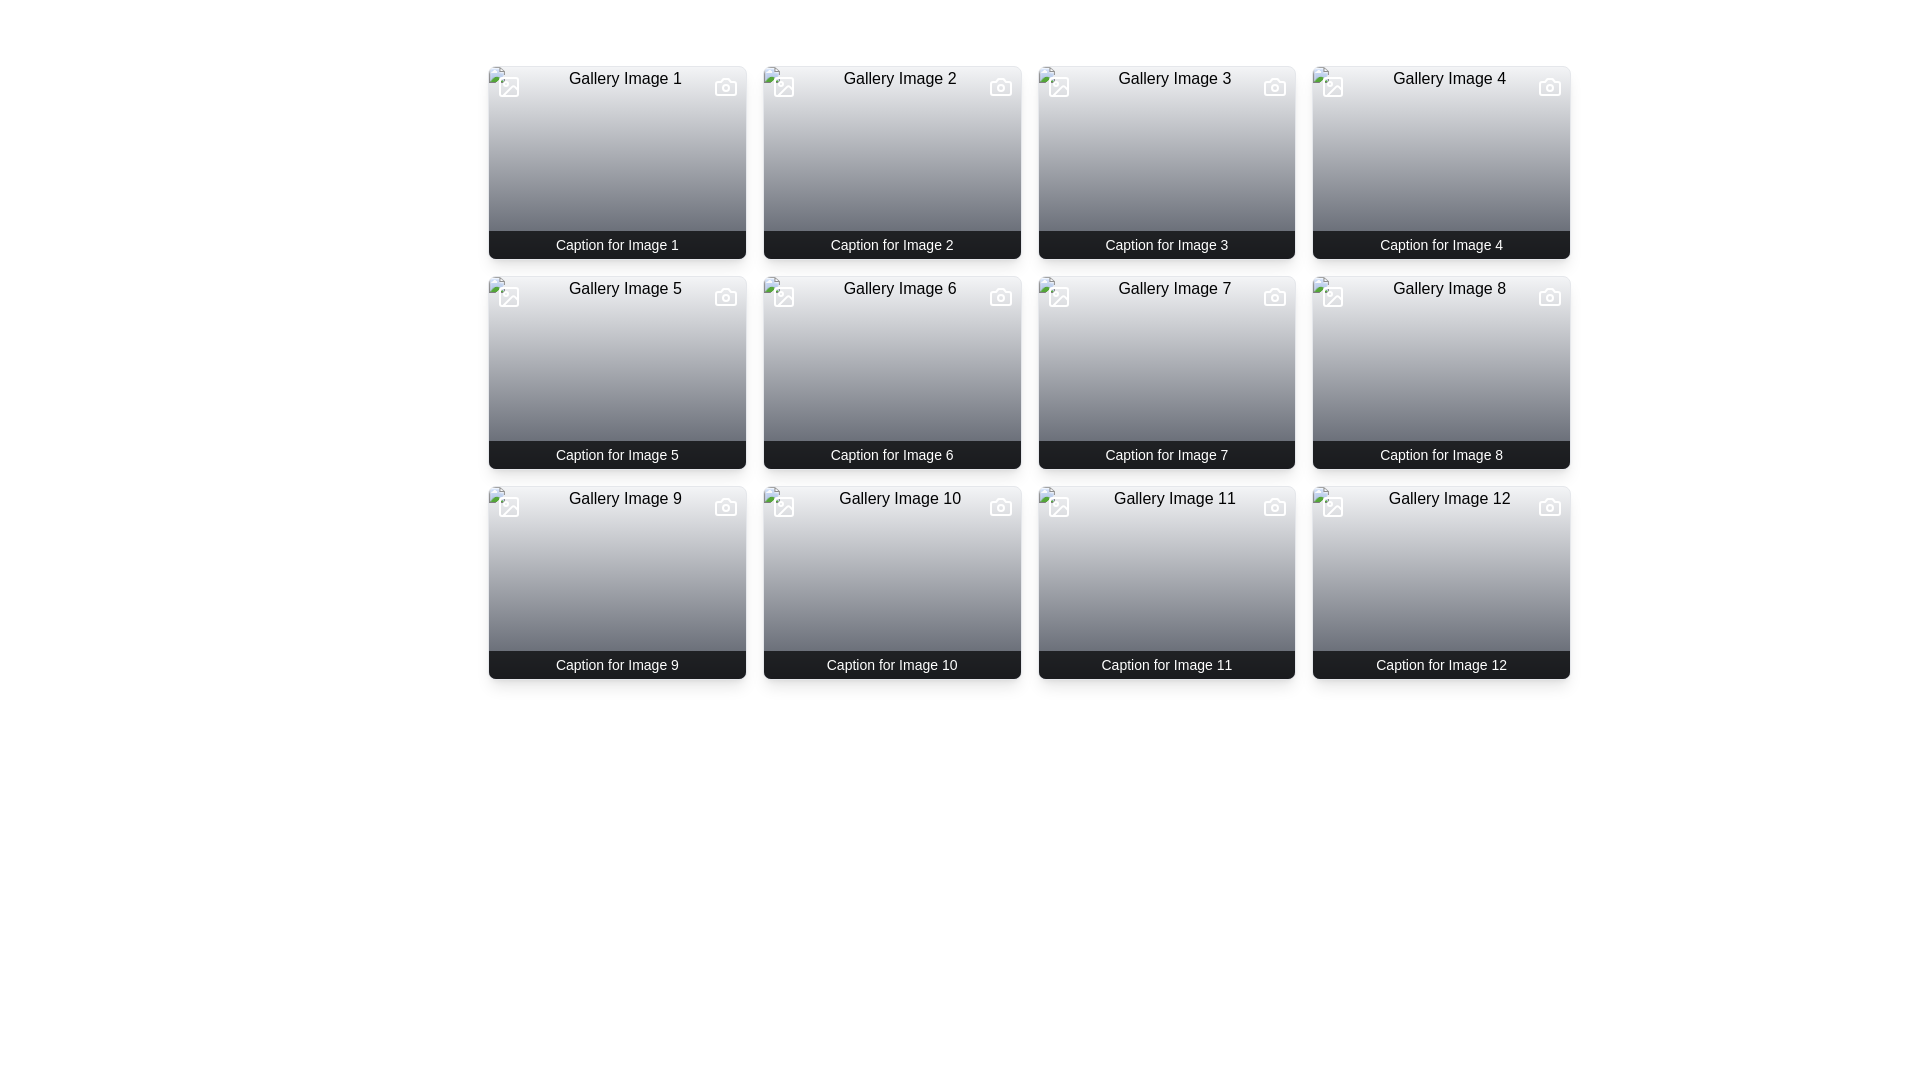 The width and height of the screenshot is (1920, 1080). I want to click on the seventh image card in the gallery, which displays a title and caption, located in the second row, third column of the grid layout, so click(1166, 373).